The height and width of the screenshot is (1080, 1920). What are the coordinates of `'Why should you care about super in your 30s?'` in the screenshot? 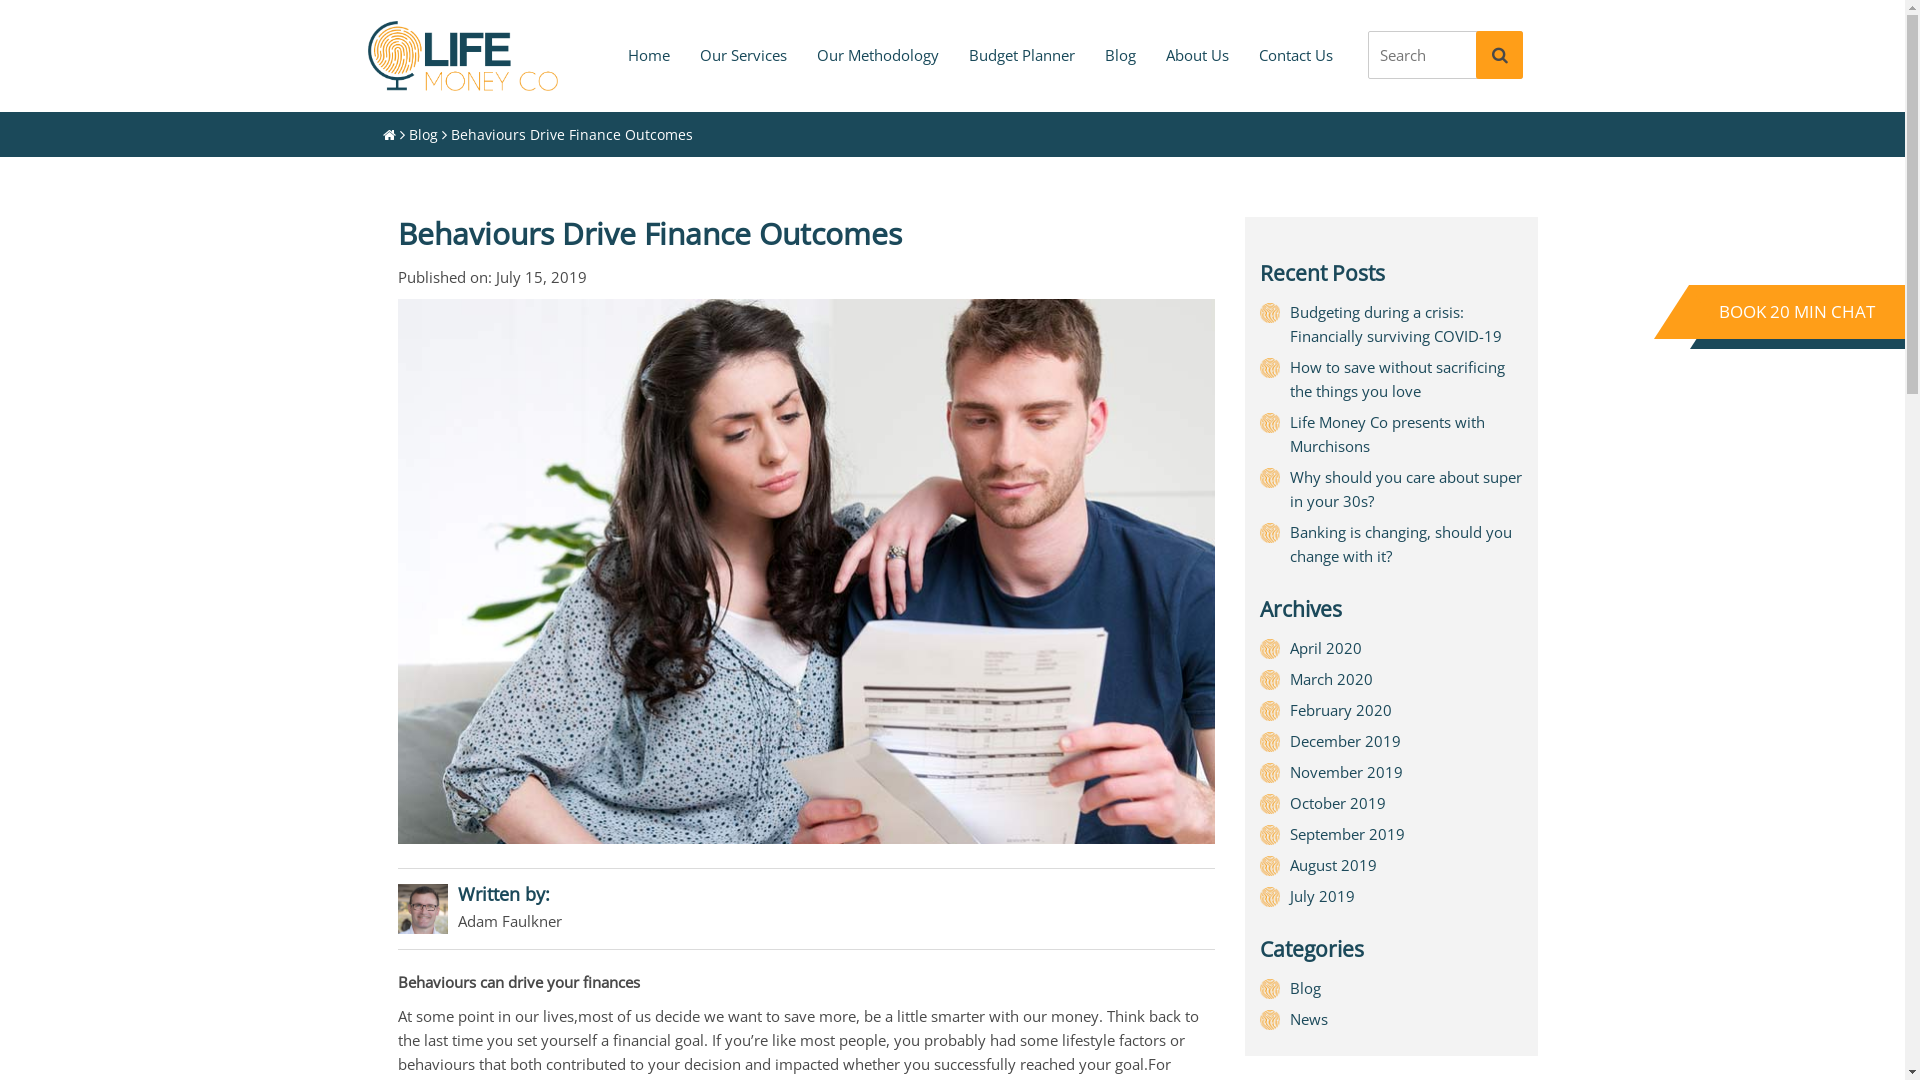 It's located at (1405, 489).